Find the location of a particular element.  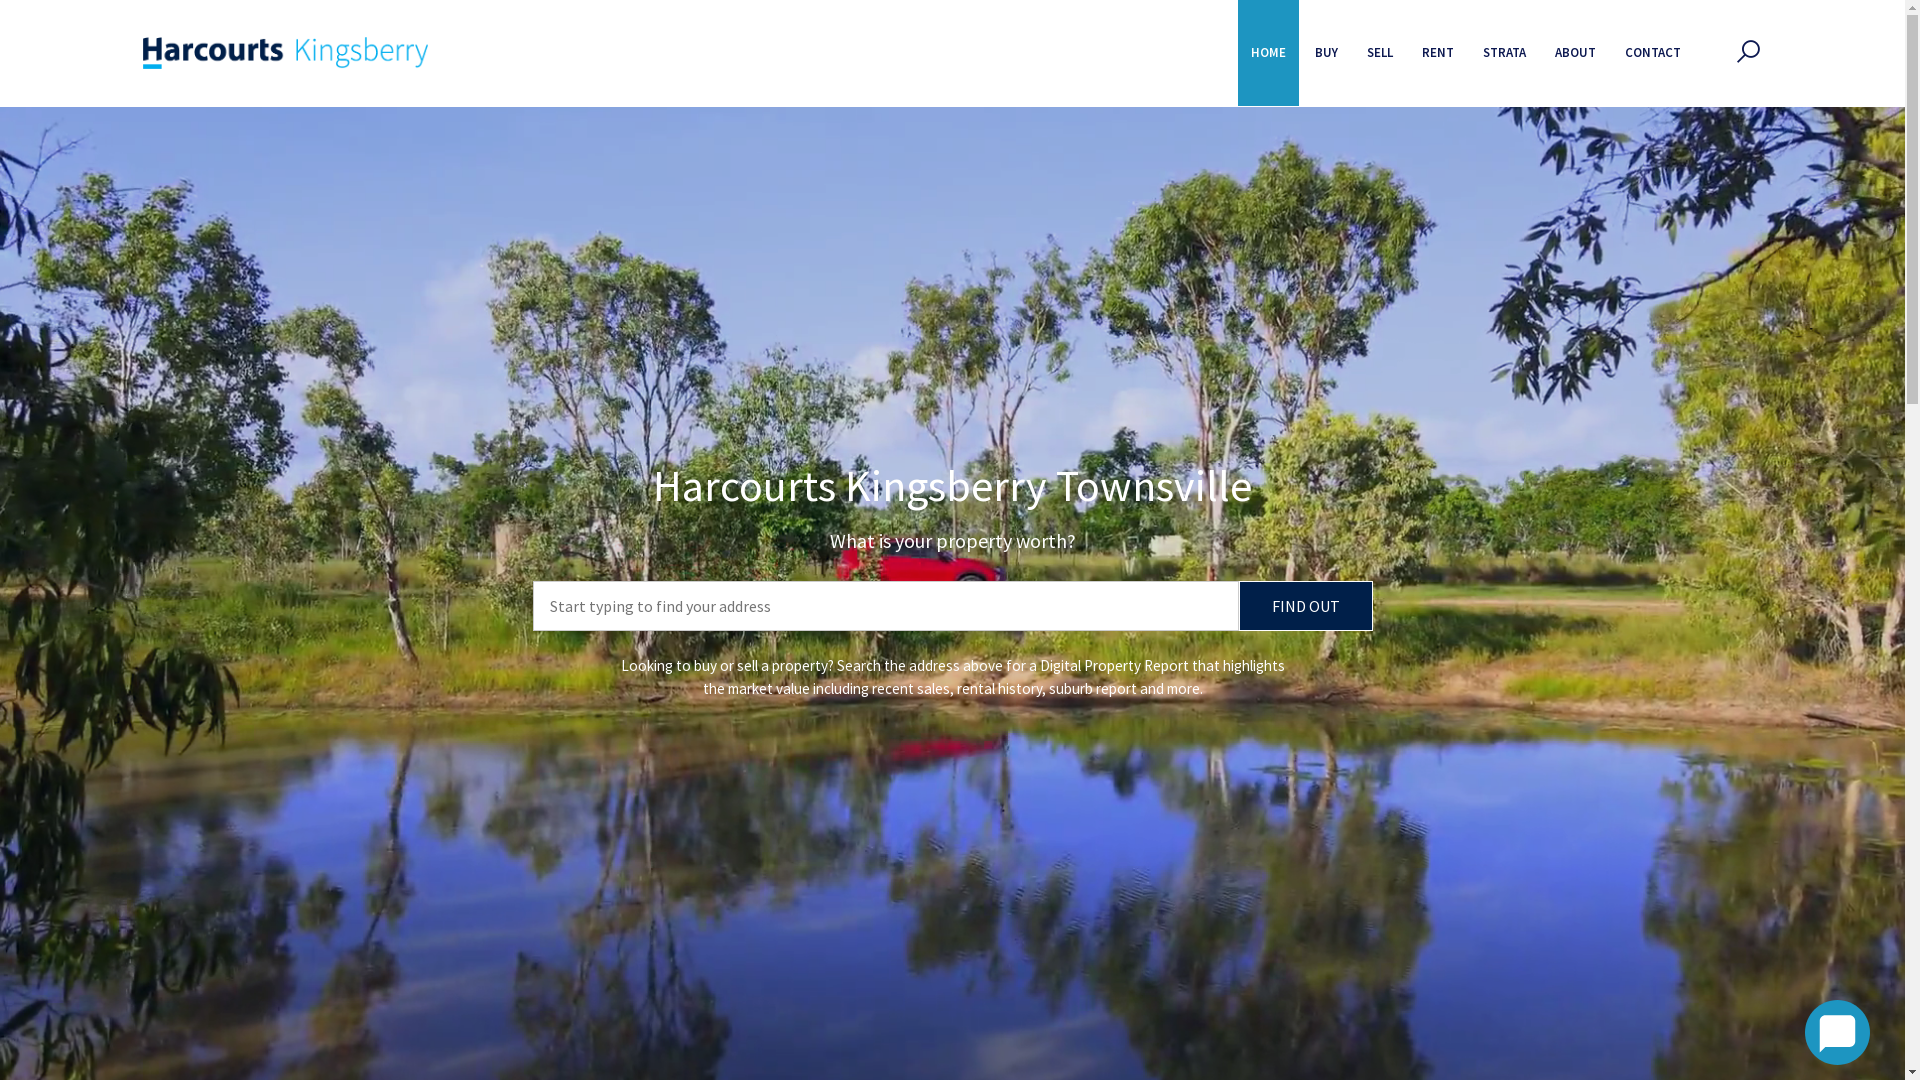

'RENT' is located at coordinates (1437, 52).